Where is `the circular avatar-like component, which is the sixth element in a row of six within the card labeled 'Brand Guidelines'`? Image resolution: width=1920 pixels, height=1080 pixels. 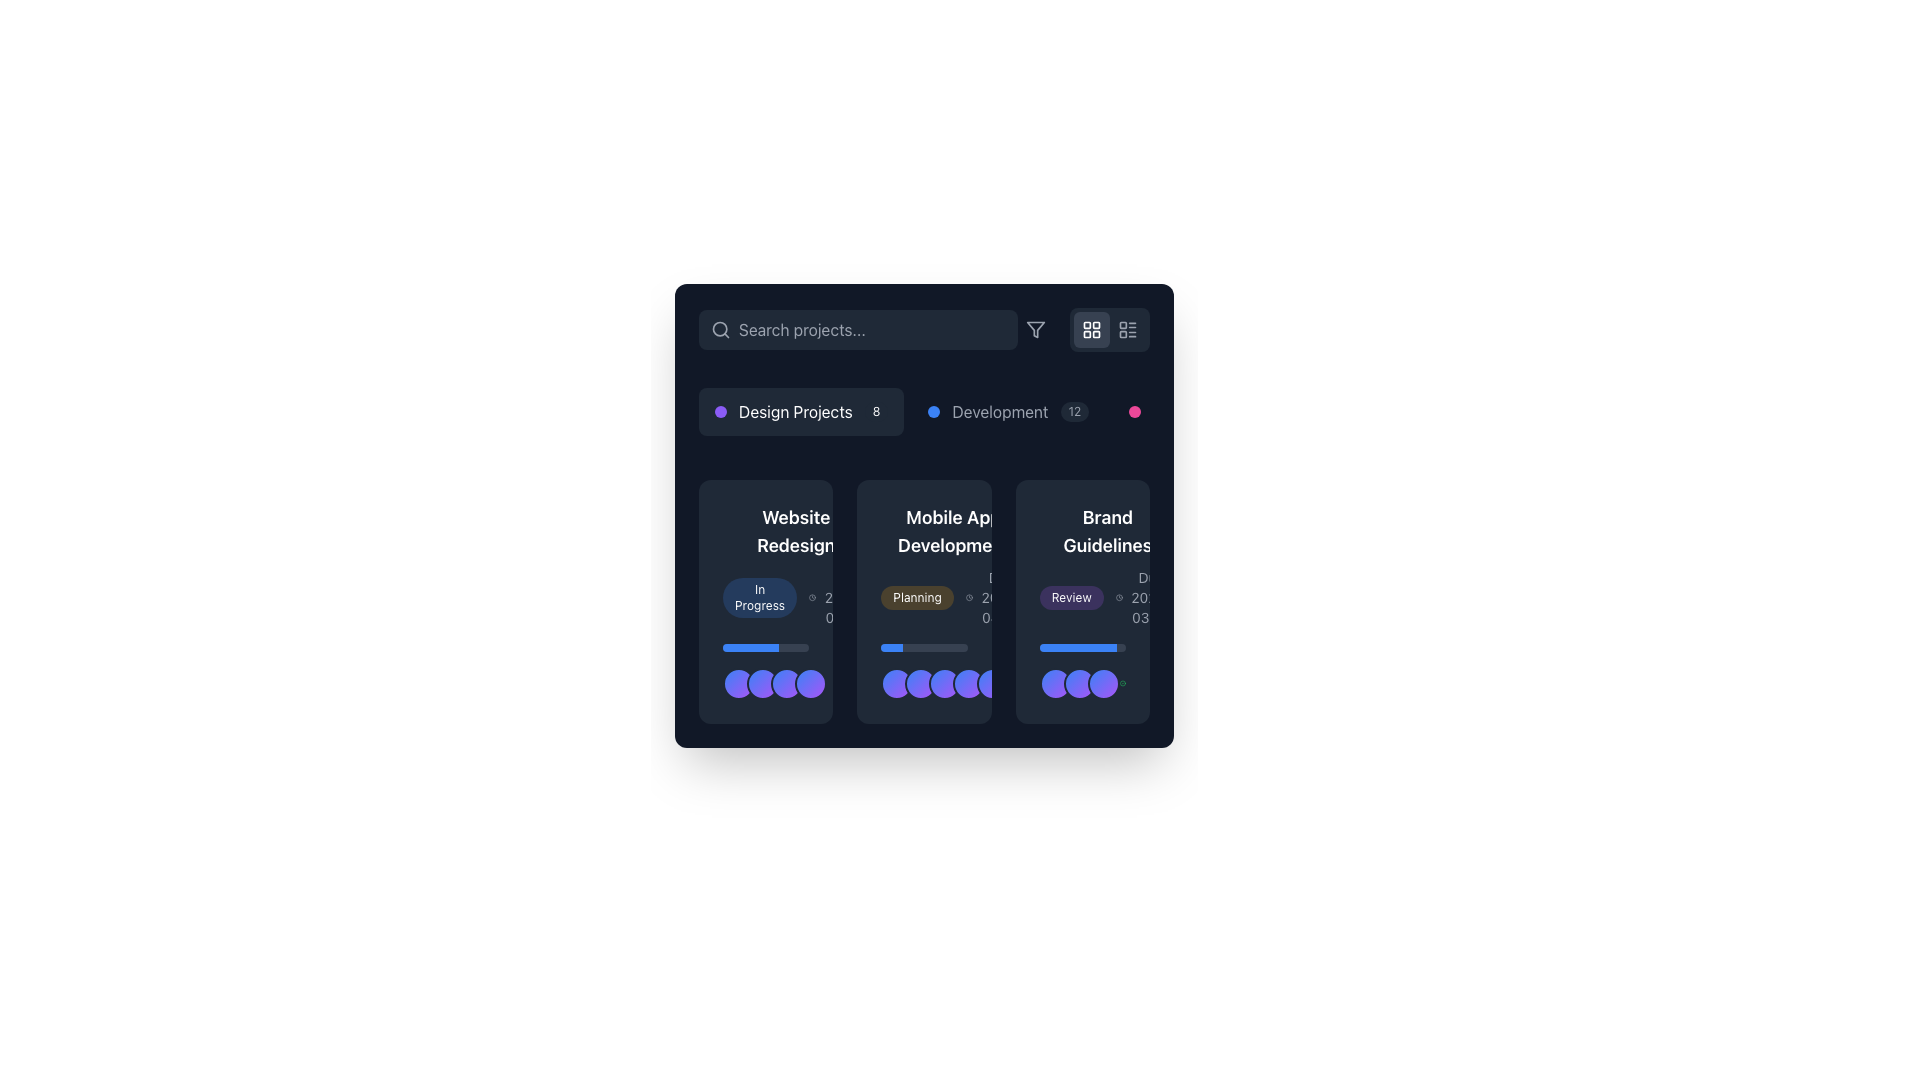
the circular avatar-like component, which is the sixth element in a row of six within the card labeled 'Brand Guidelines' is located at coordinates (1017, 682).